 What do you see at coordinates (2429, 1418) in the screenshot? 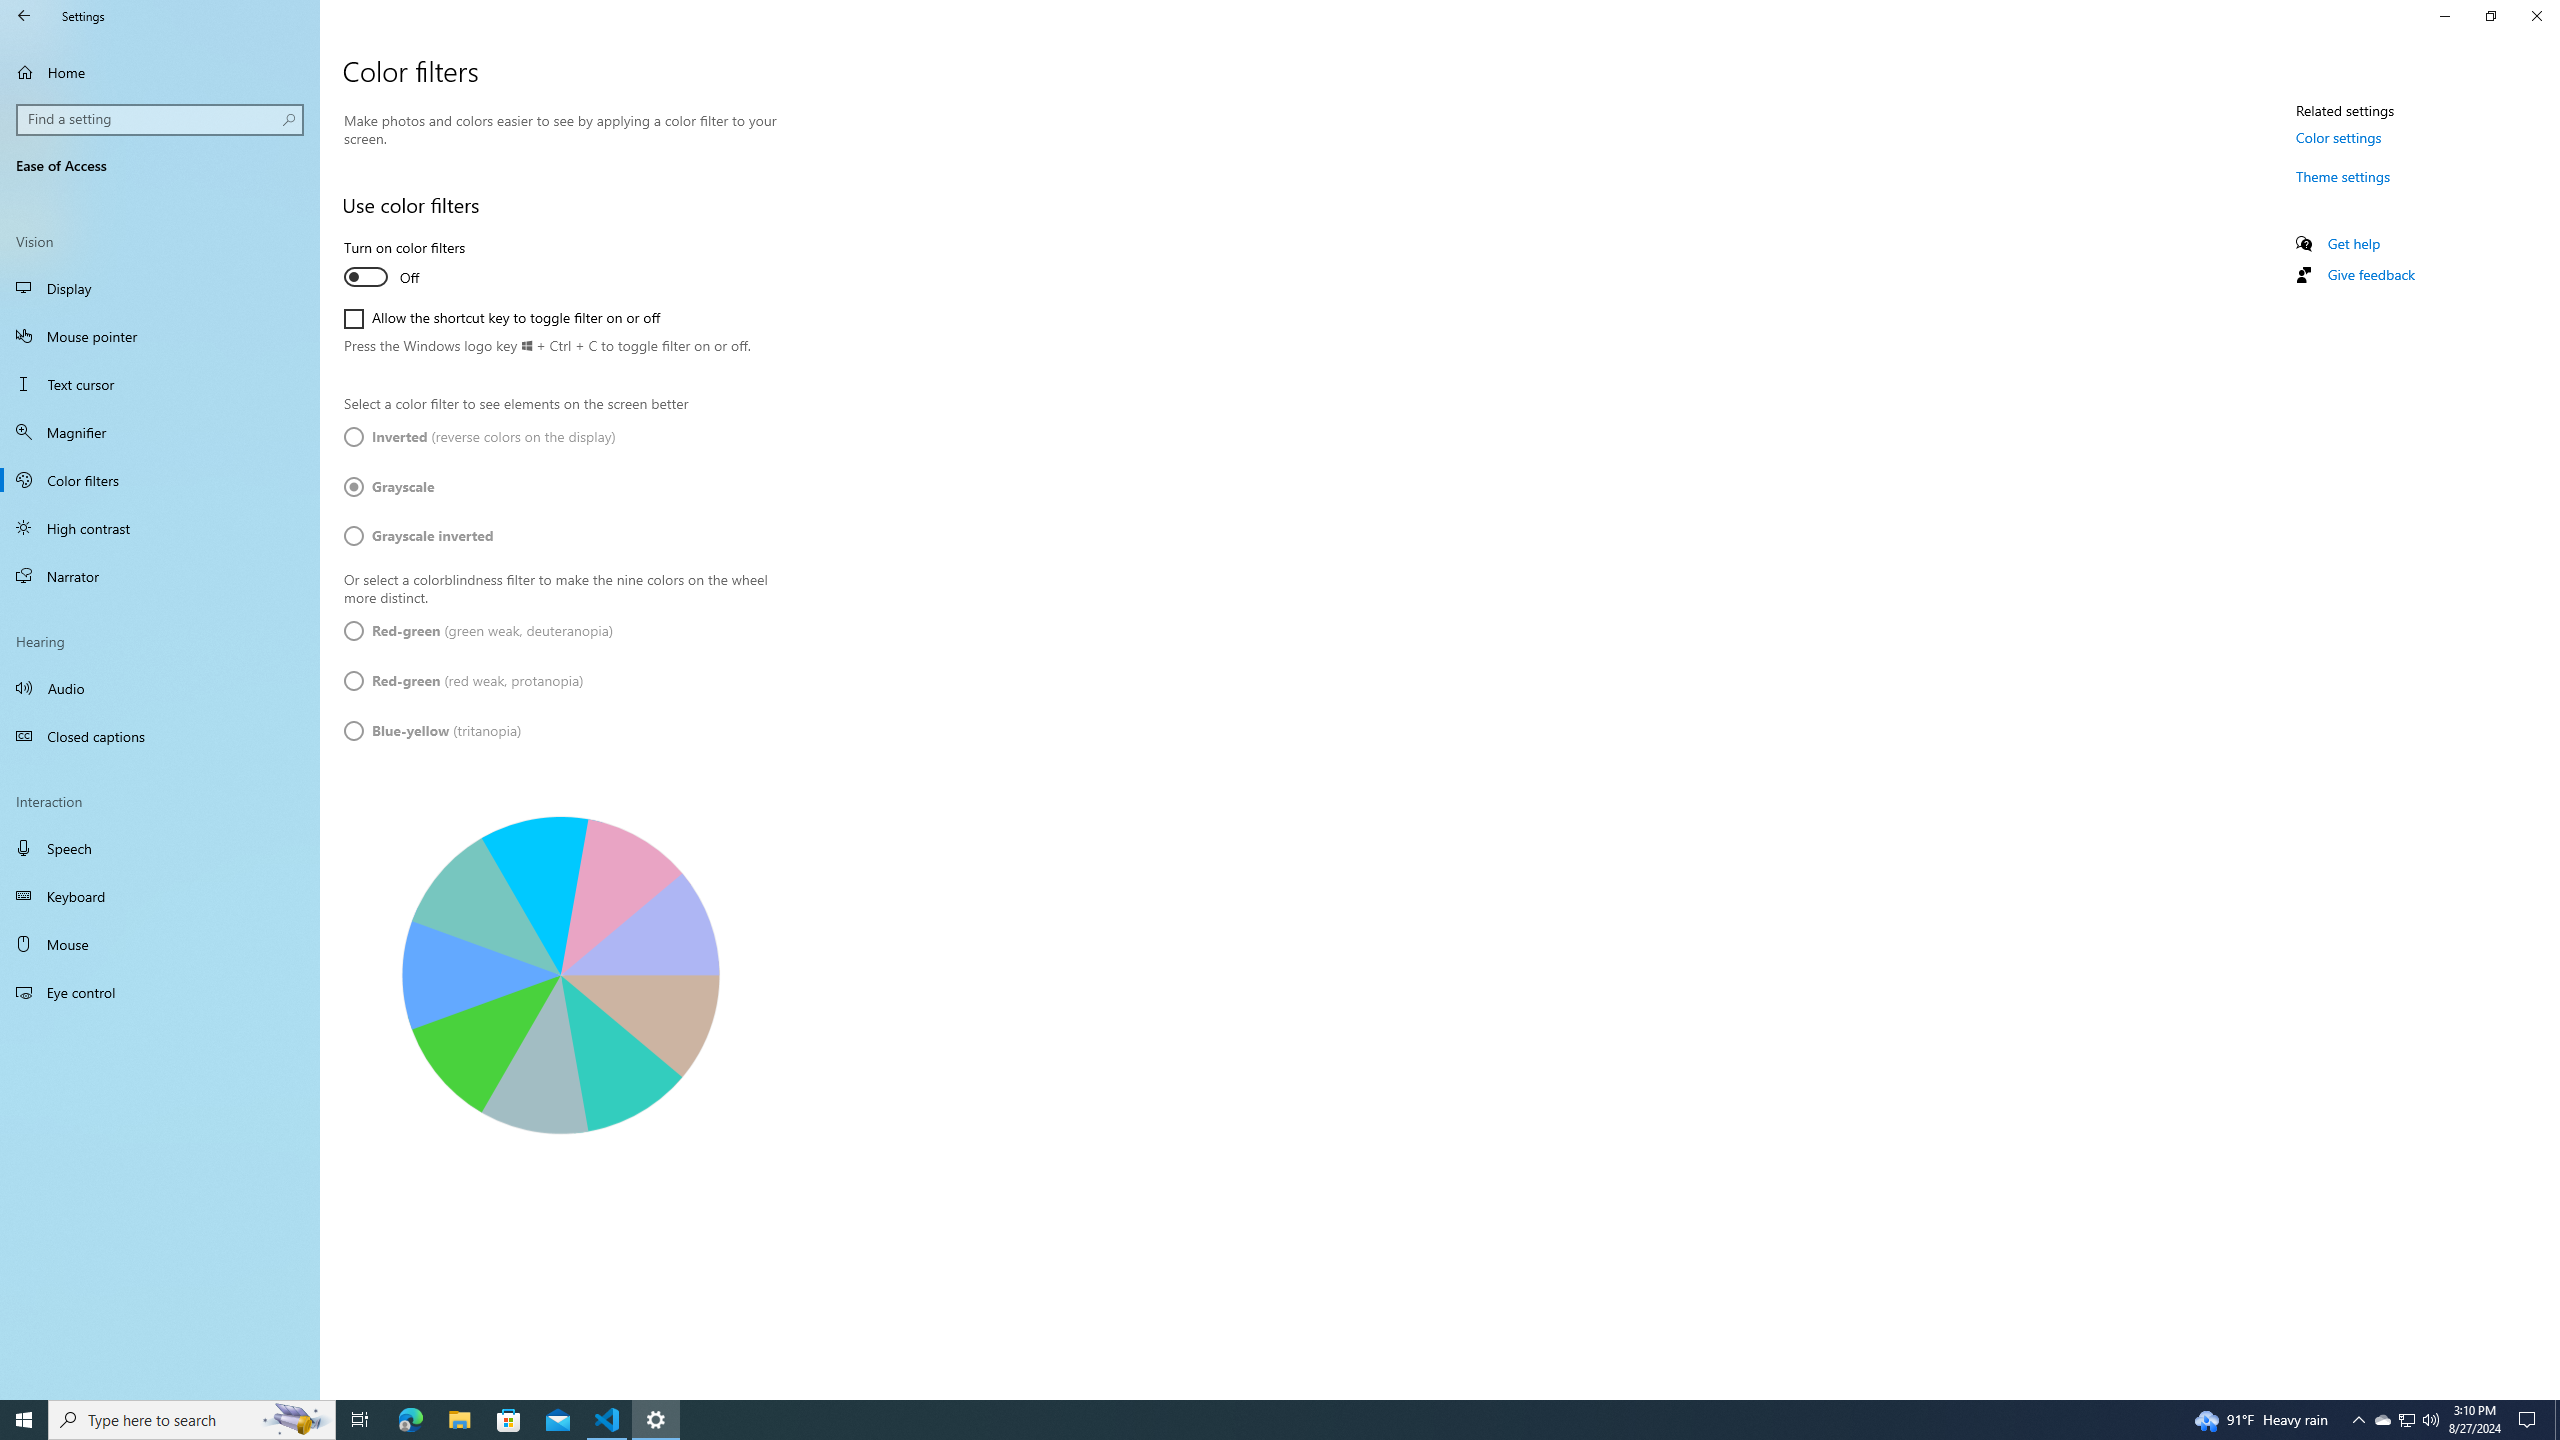
I see `'Q2790: 100%'` at bounding box center [2429, 1418].